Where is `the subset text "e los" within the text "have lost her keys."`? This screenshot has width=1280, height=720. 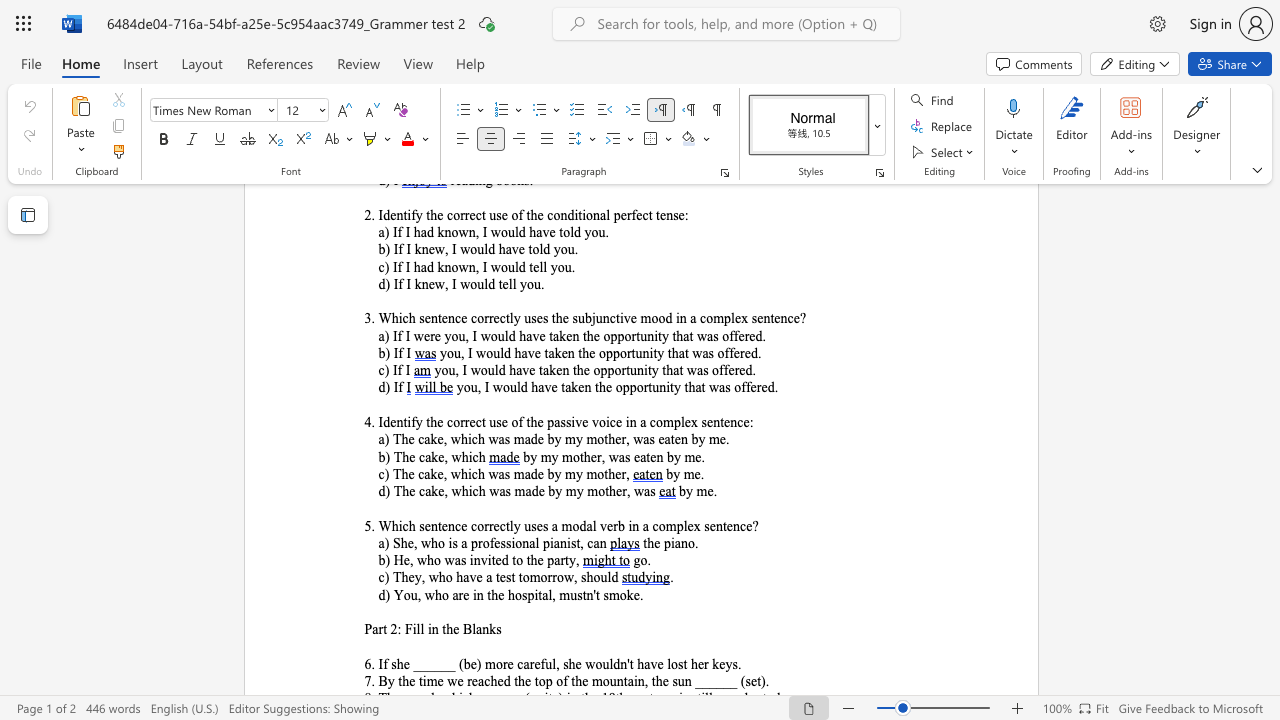
the subset text "e los" within the text "have lost her keys." is located at coordinates (657, 664).